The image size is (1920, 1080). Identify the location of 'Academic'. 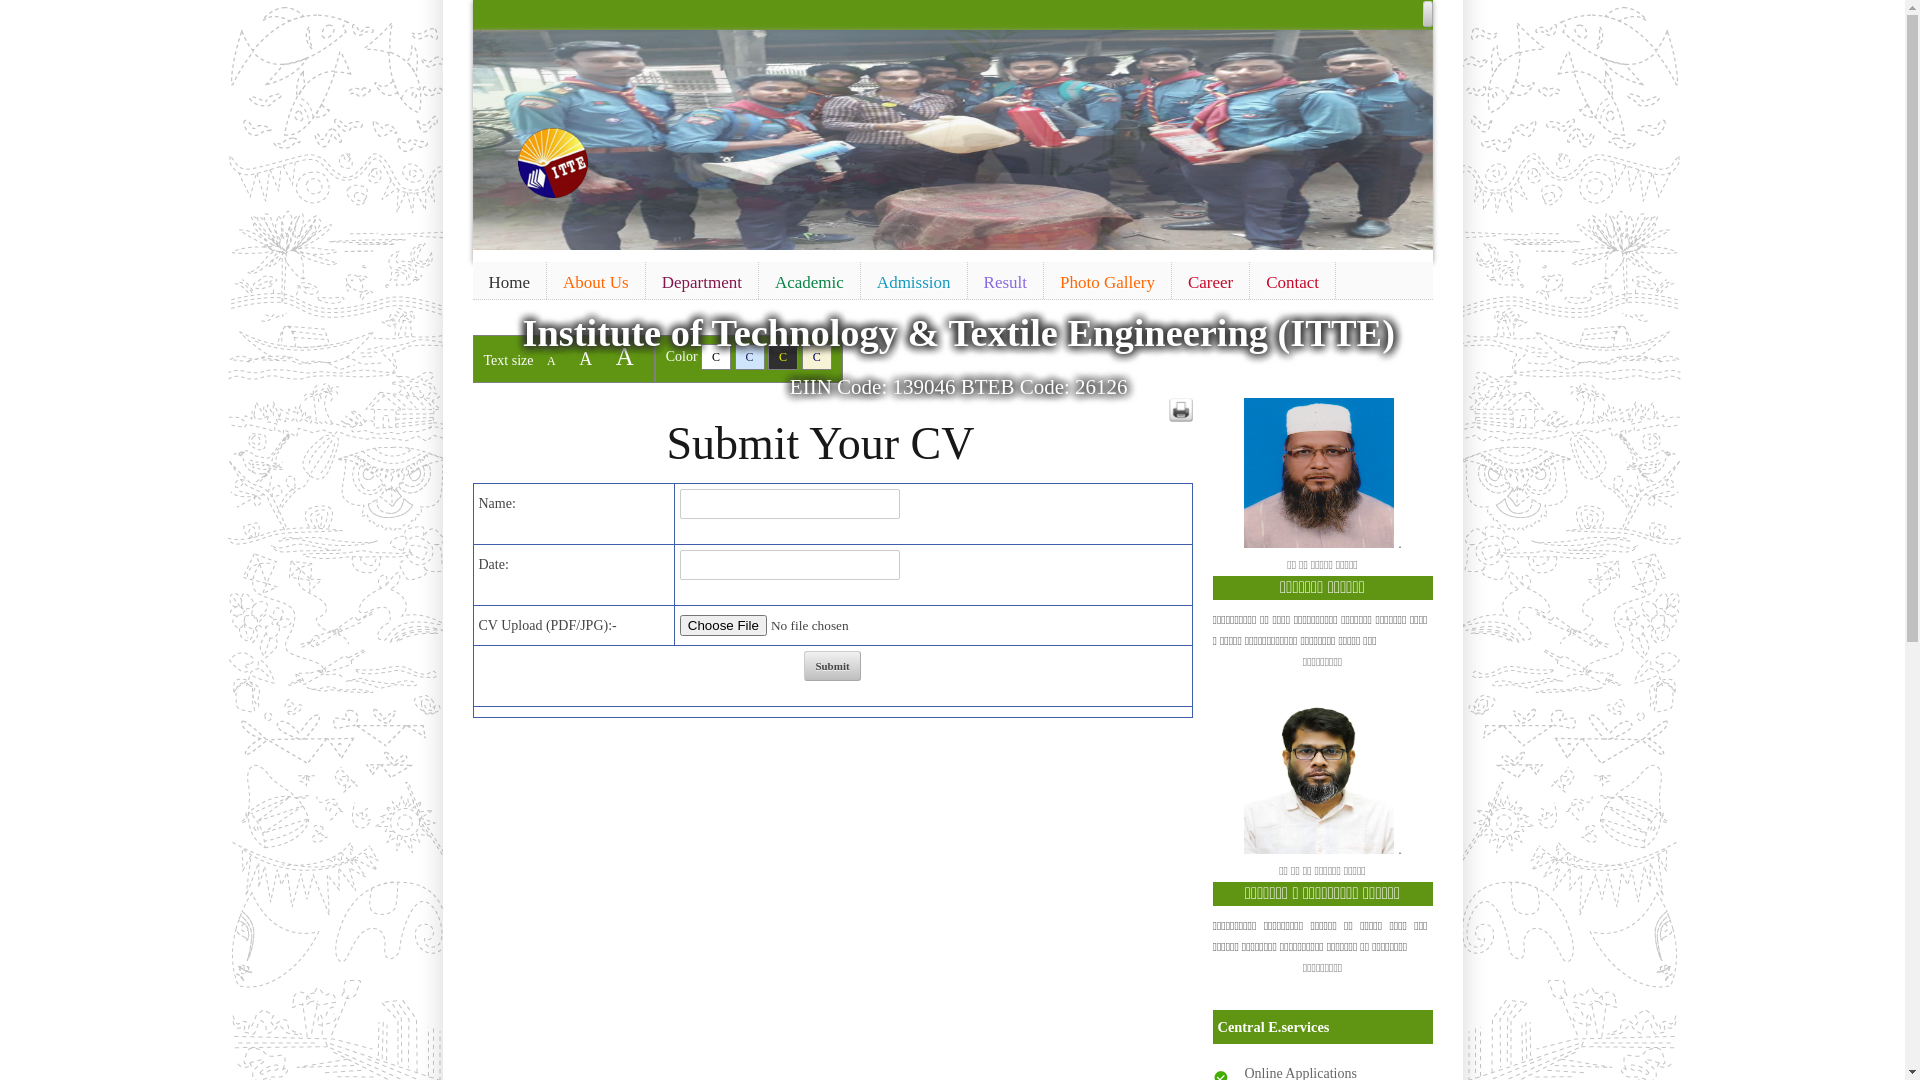
(809, 282).